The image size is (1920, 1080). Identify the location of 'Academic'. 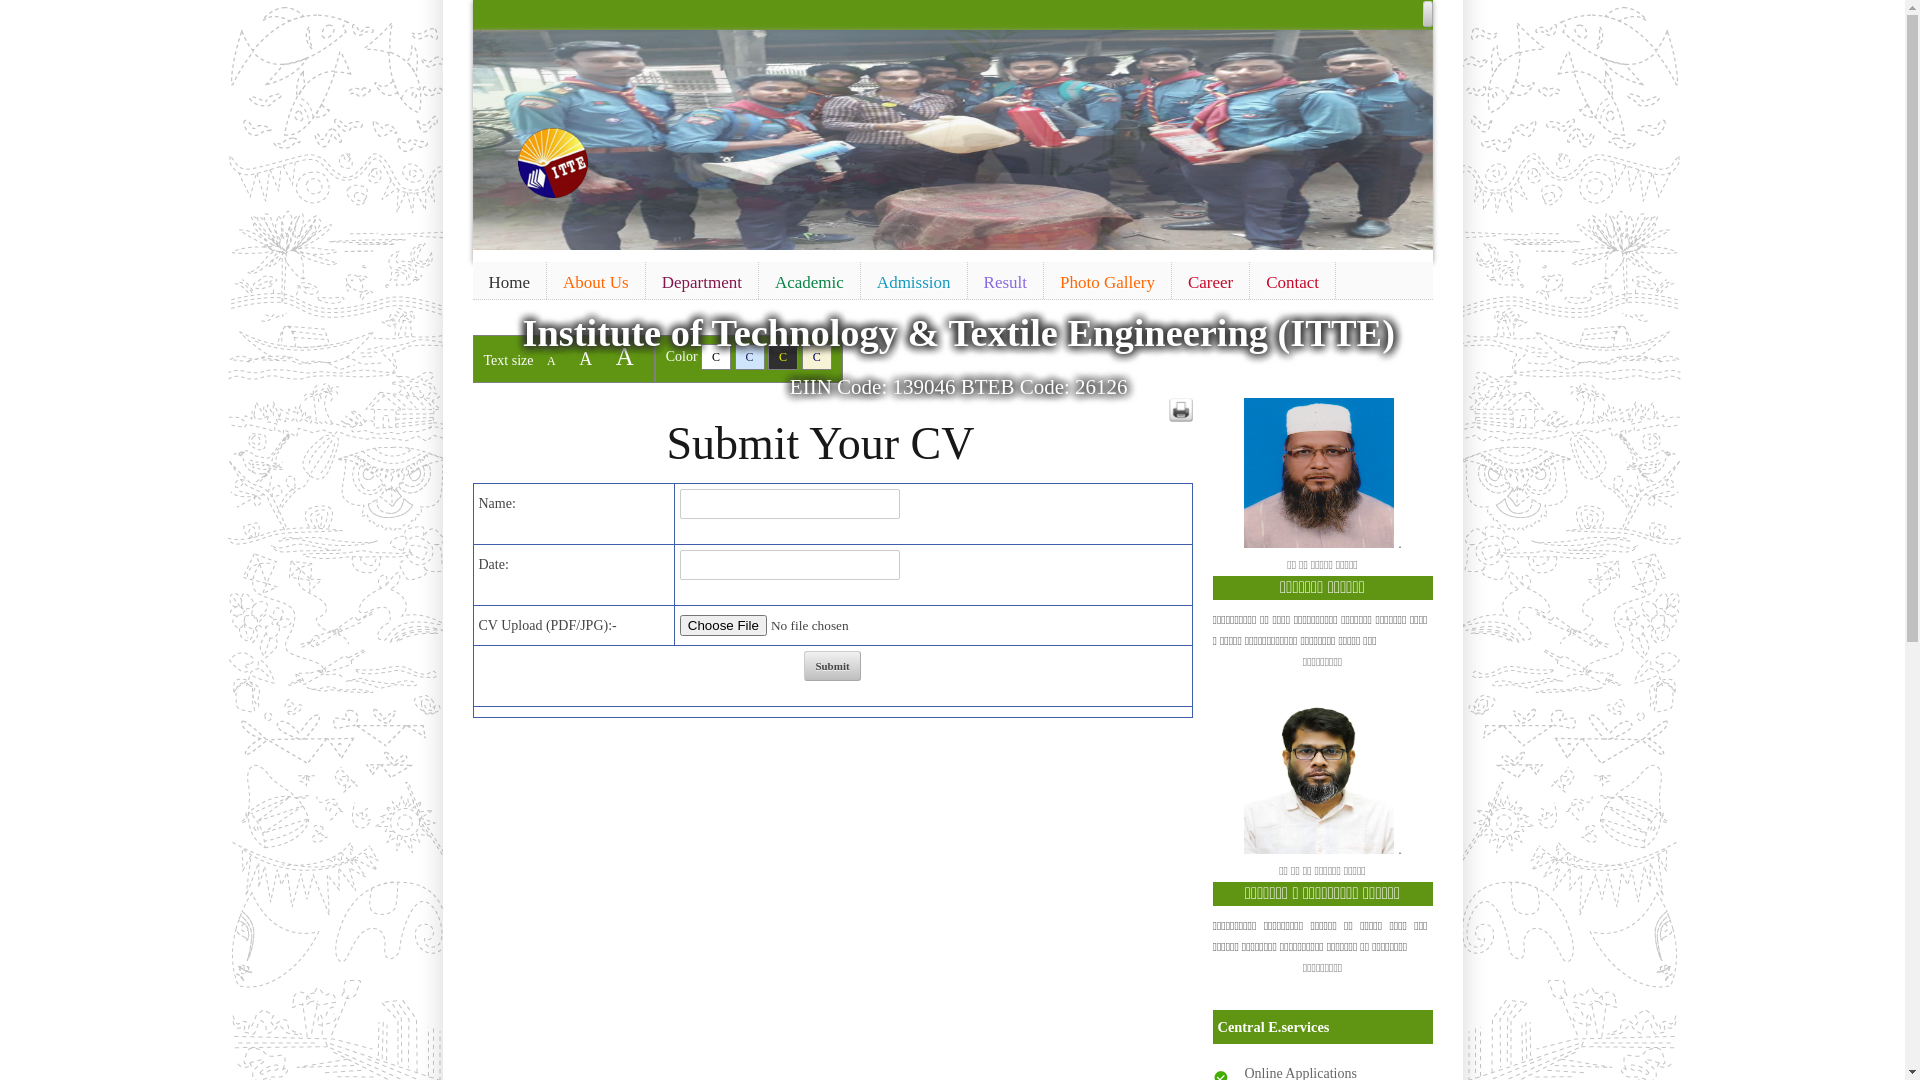
(809, 282).